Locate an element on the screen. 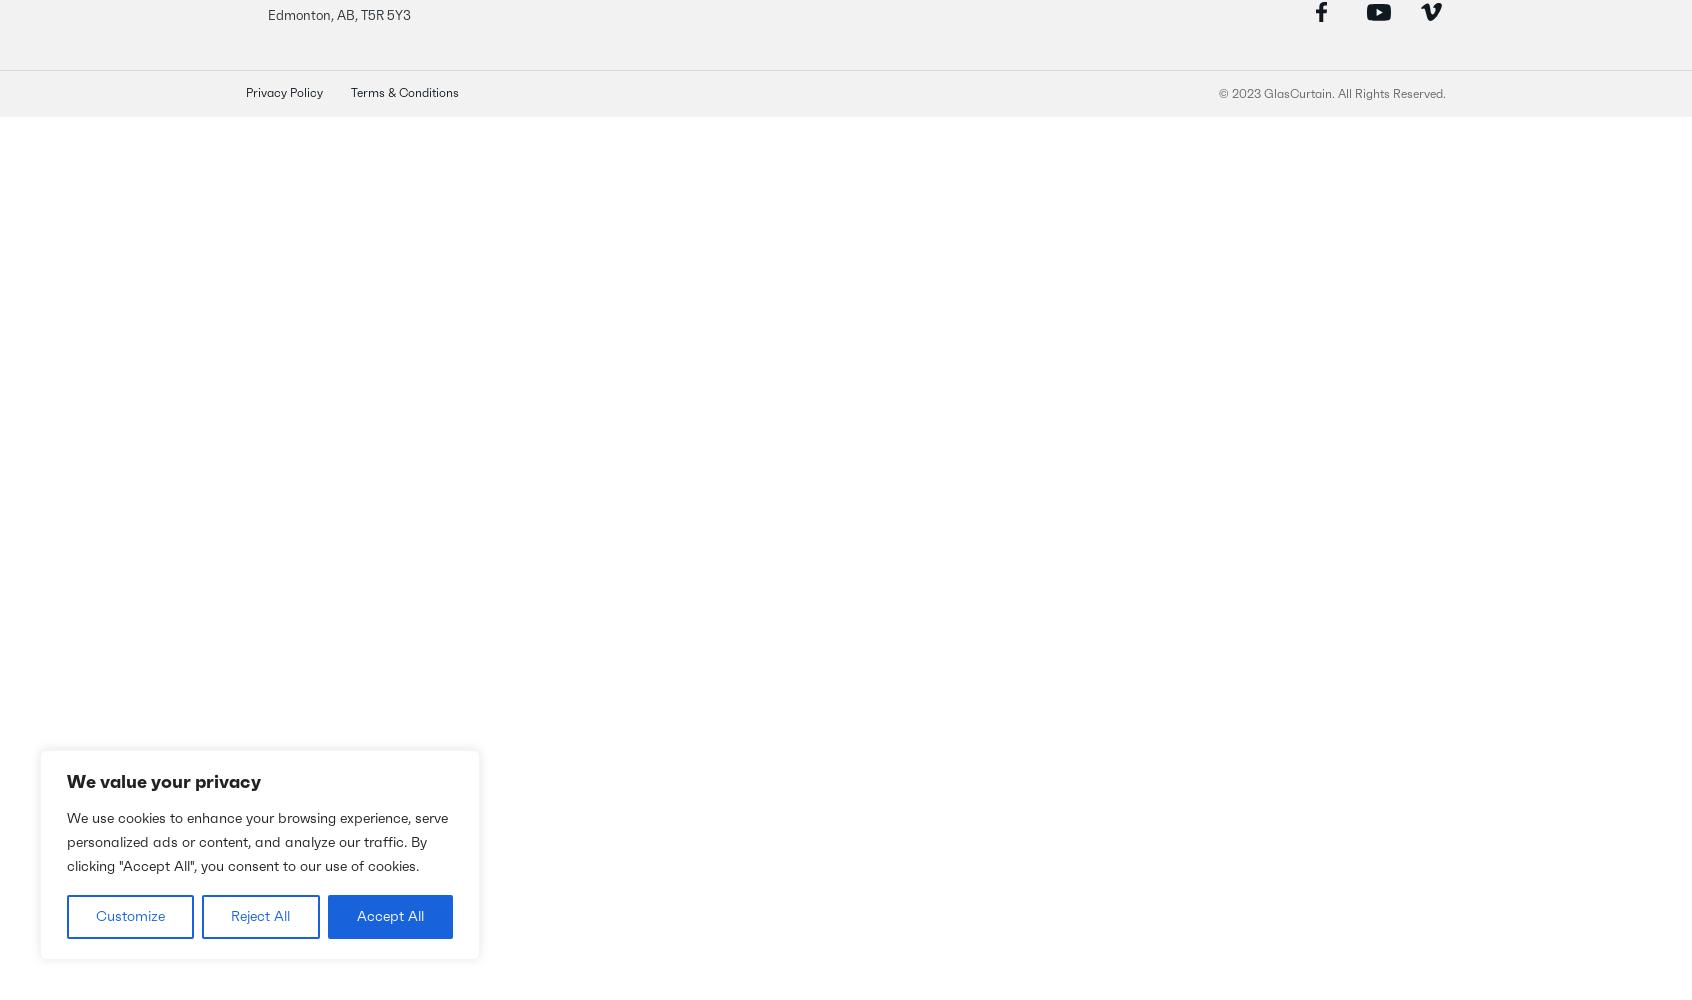 The image size is (1692, 1000). 'Accept All' is located at coordinates (389, 917).